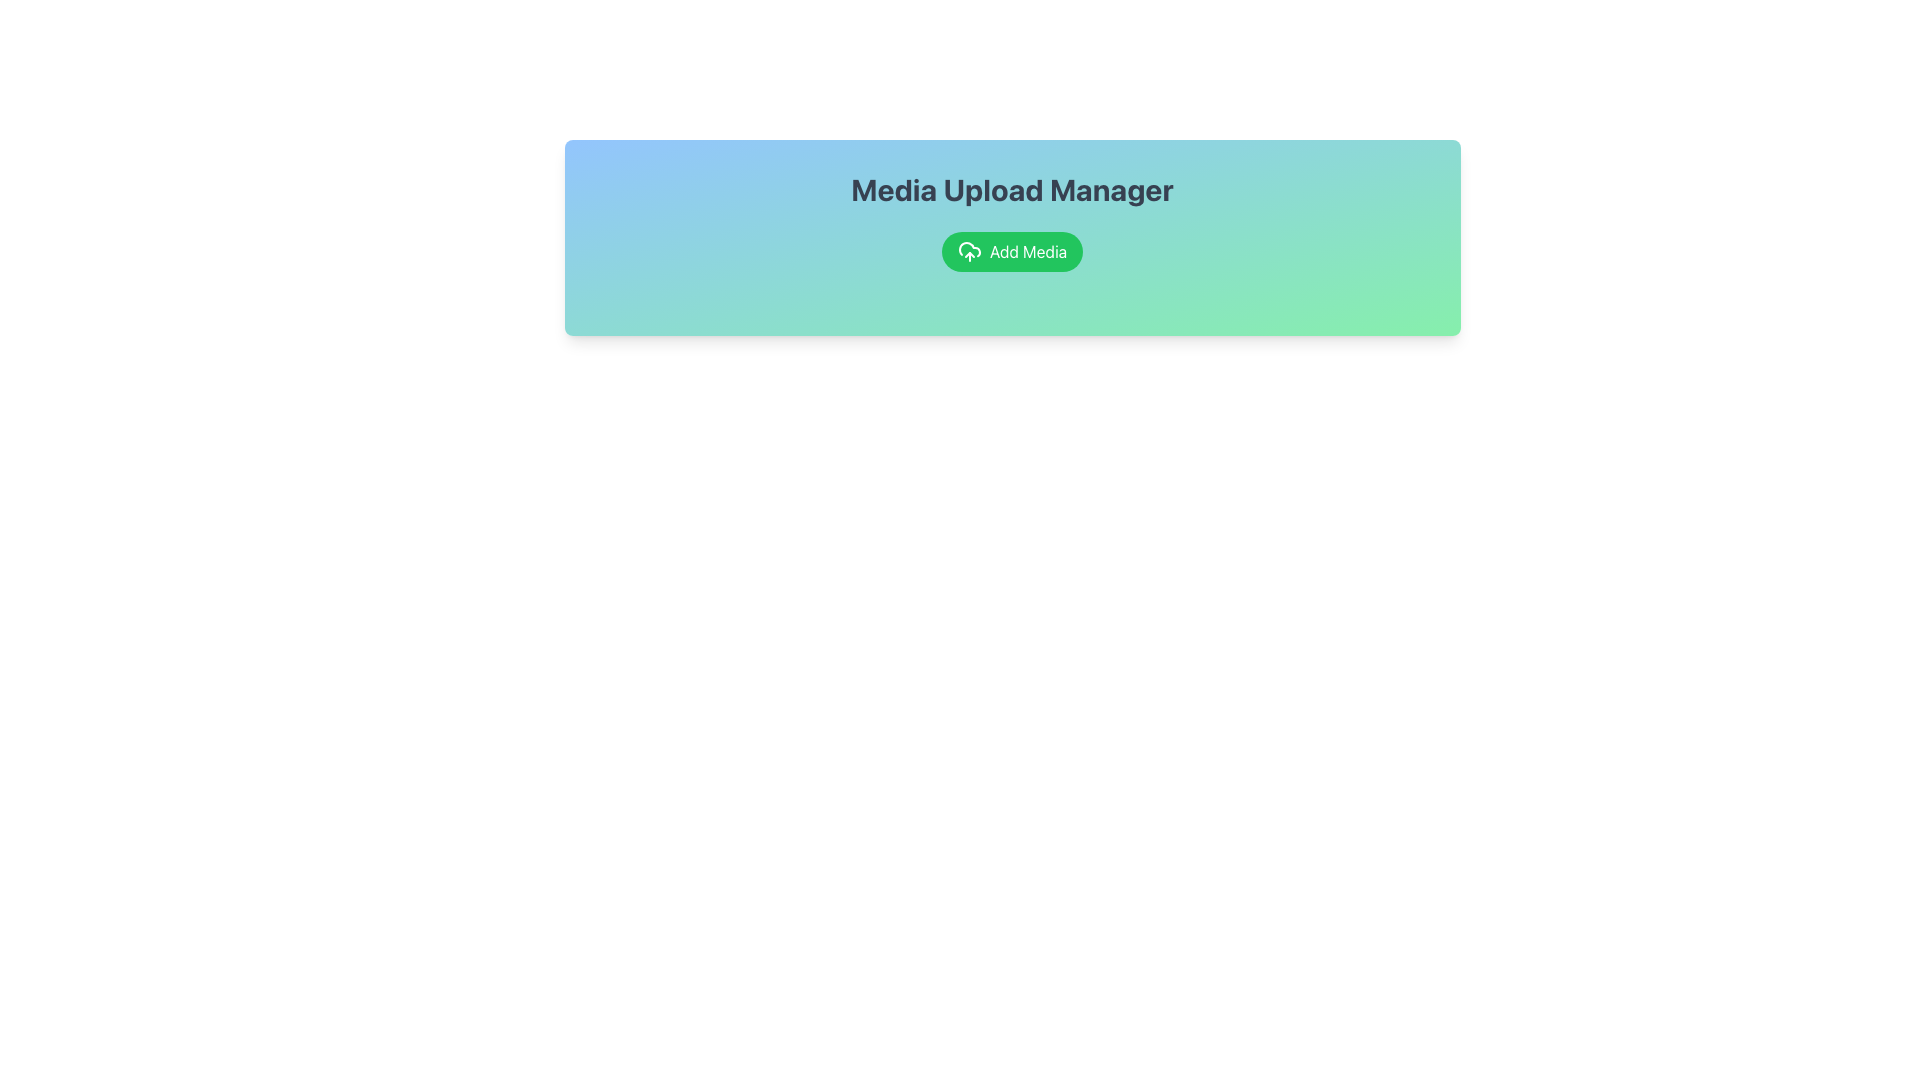 The height and width of the screenshot is (1080, 1920). What do you see at coordinates (1012, 250) in the screenshot?
I see `the 'Add Media' button` at bounding box center [1012, 250].